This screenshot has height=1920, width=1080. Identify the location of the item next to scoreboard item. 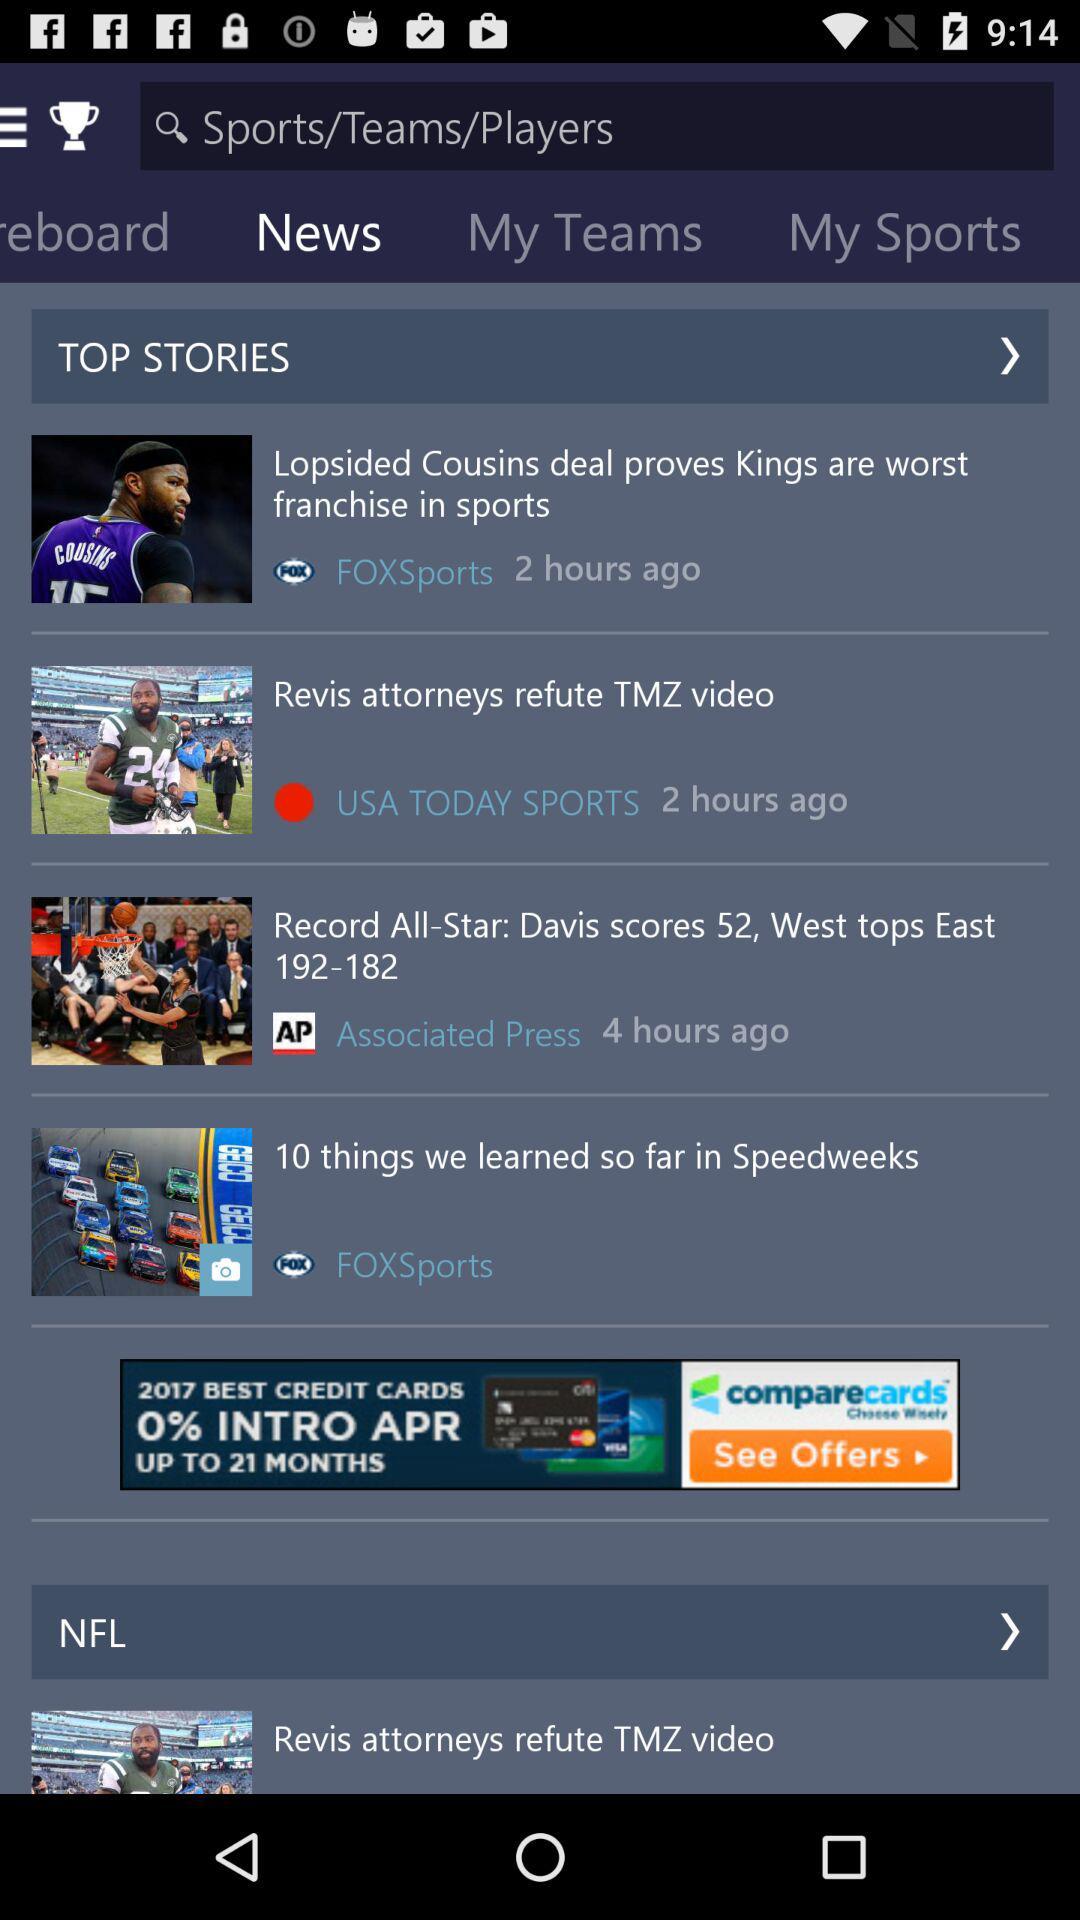
(333, 235).